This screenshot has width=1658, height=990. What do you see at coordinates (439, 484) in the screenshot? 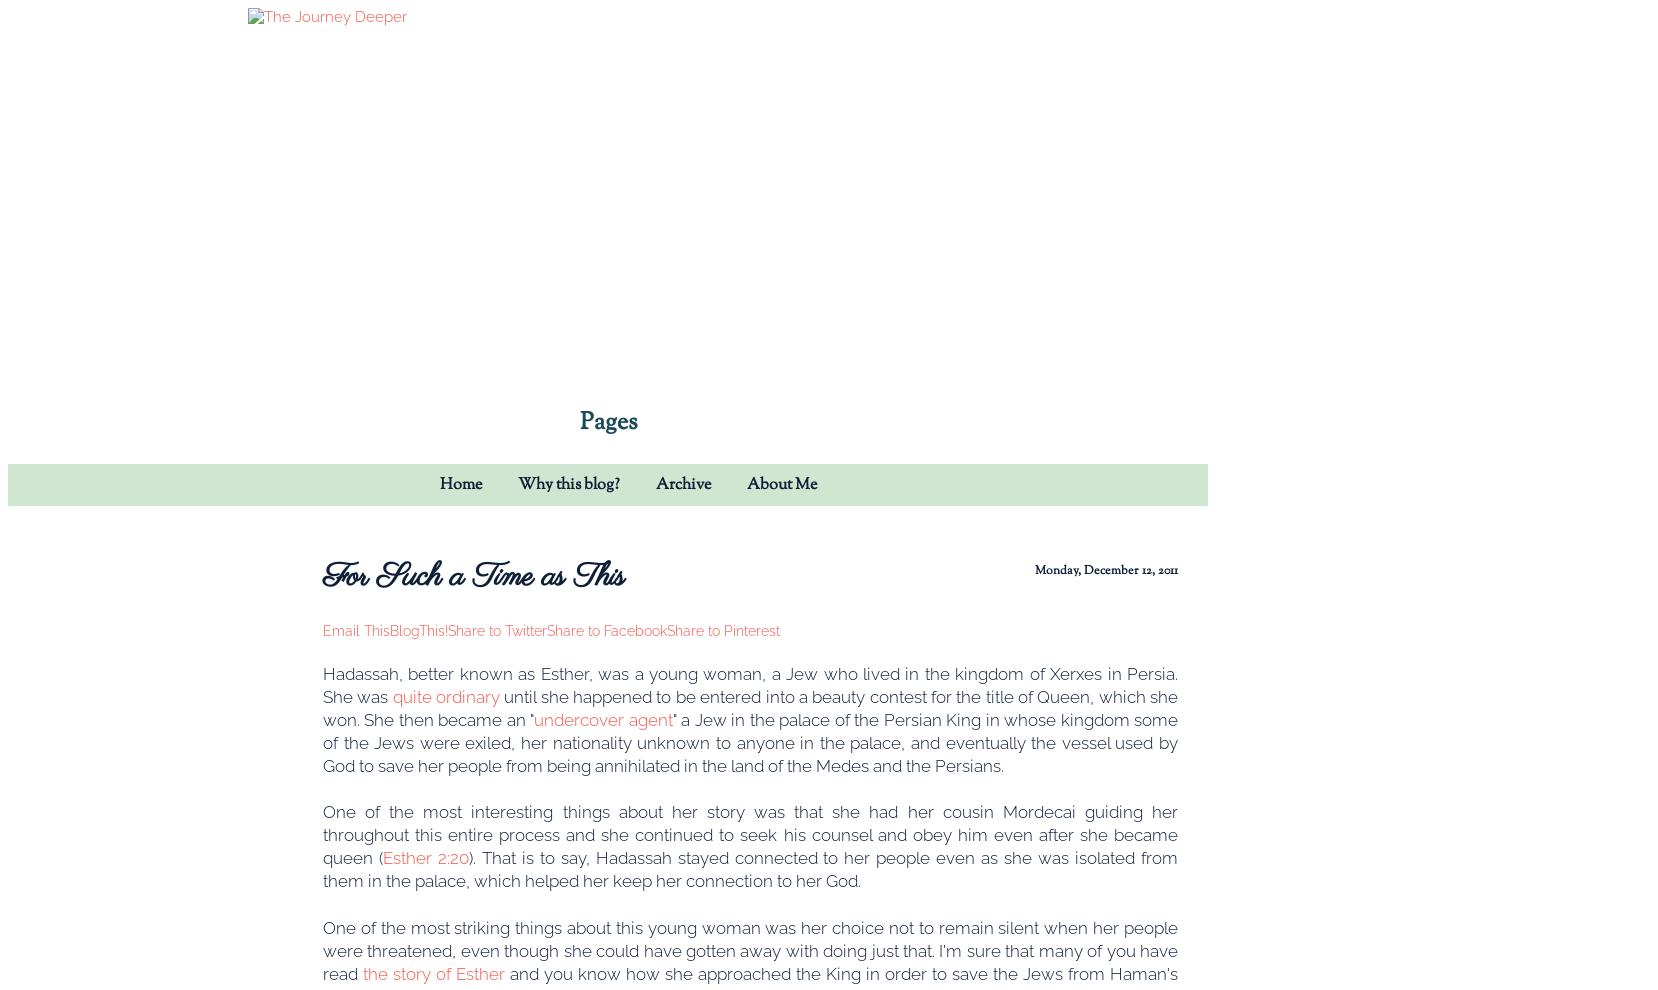
I see `'Home'` at bounding box center [439, 484].